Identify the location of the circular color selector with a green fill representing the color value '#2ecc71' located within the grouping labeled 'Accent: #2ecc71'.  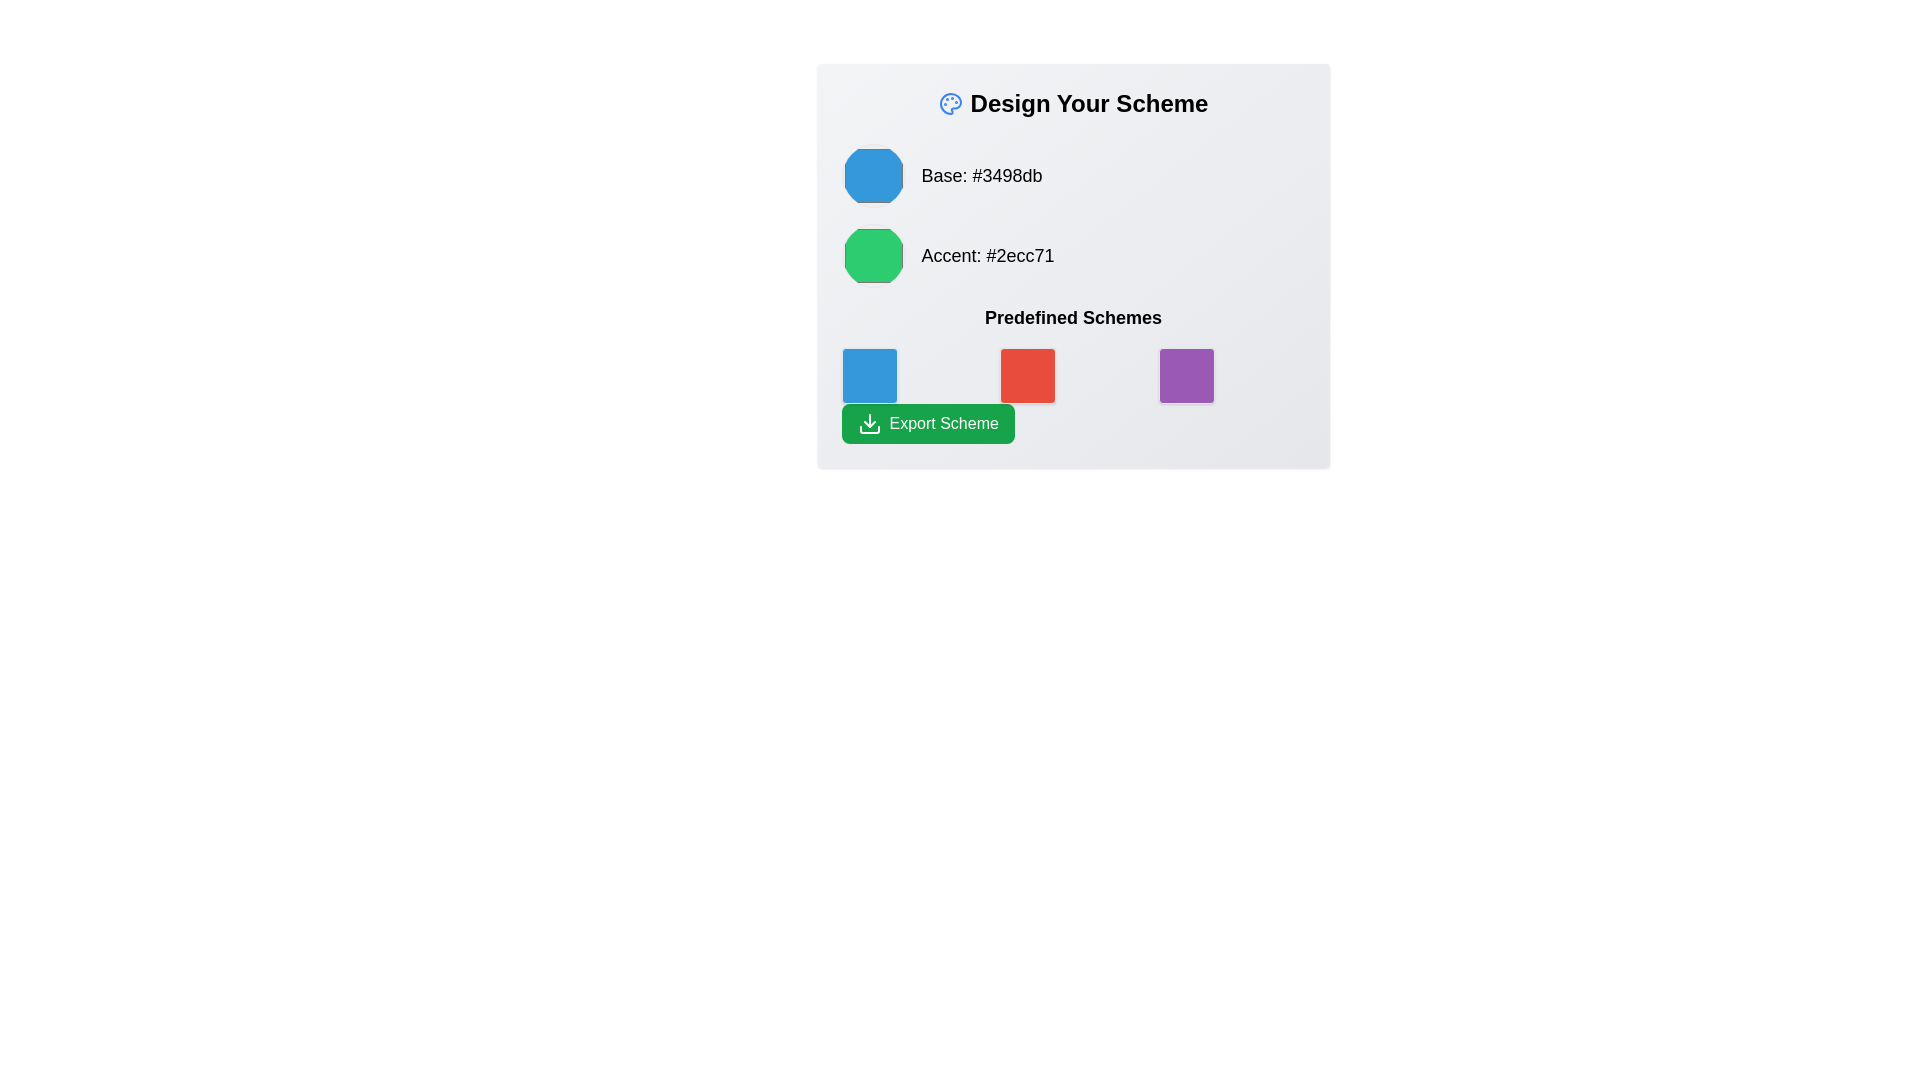
(873, 254).